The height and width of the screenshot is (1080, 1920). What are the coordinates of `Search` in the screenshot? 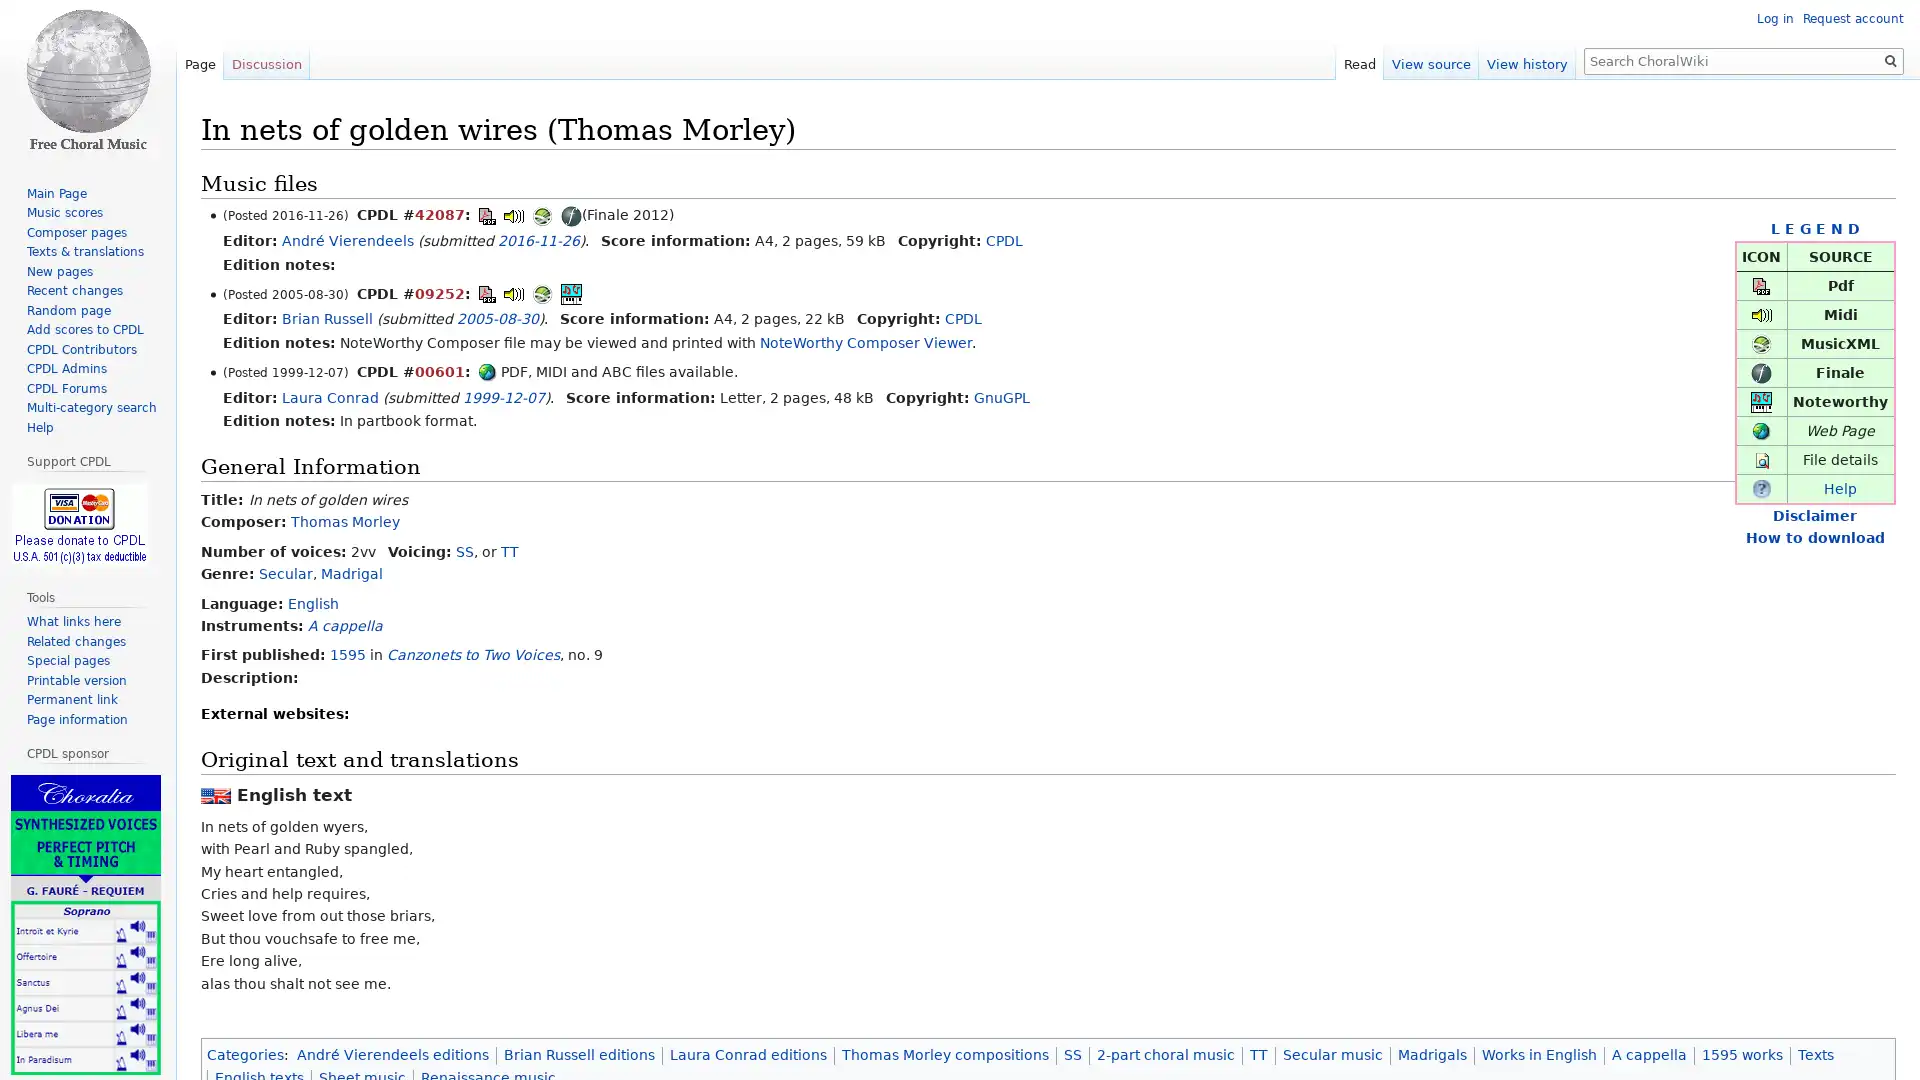 It's located at (1890, 60).